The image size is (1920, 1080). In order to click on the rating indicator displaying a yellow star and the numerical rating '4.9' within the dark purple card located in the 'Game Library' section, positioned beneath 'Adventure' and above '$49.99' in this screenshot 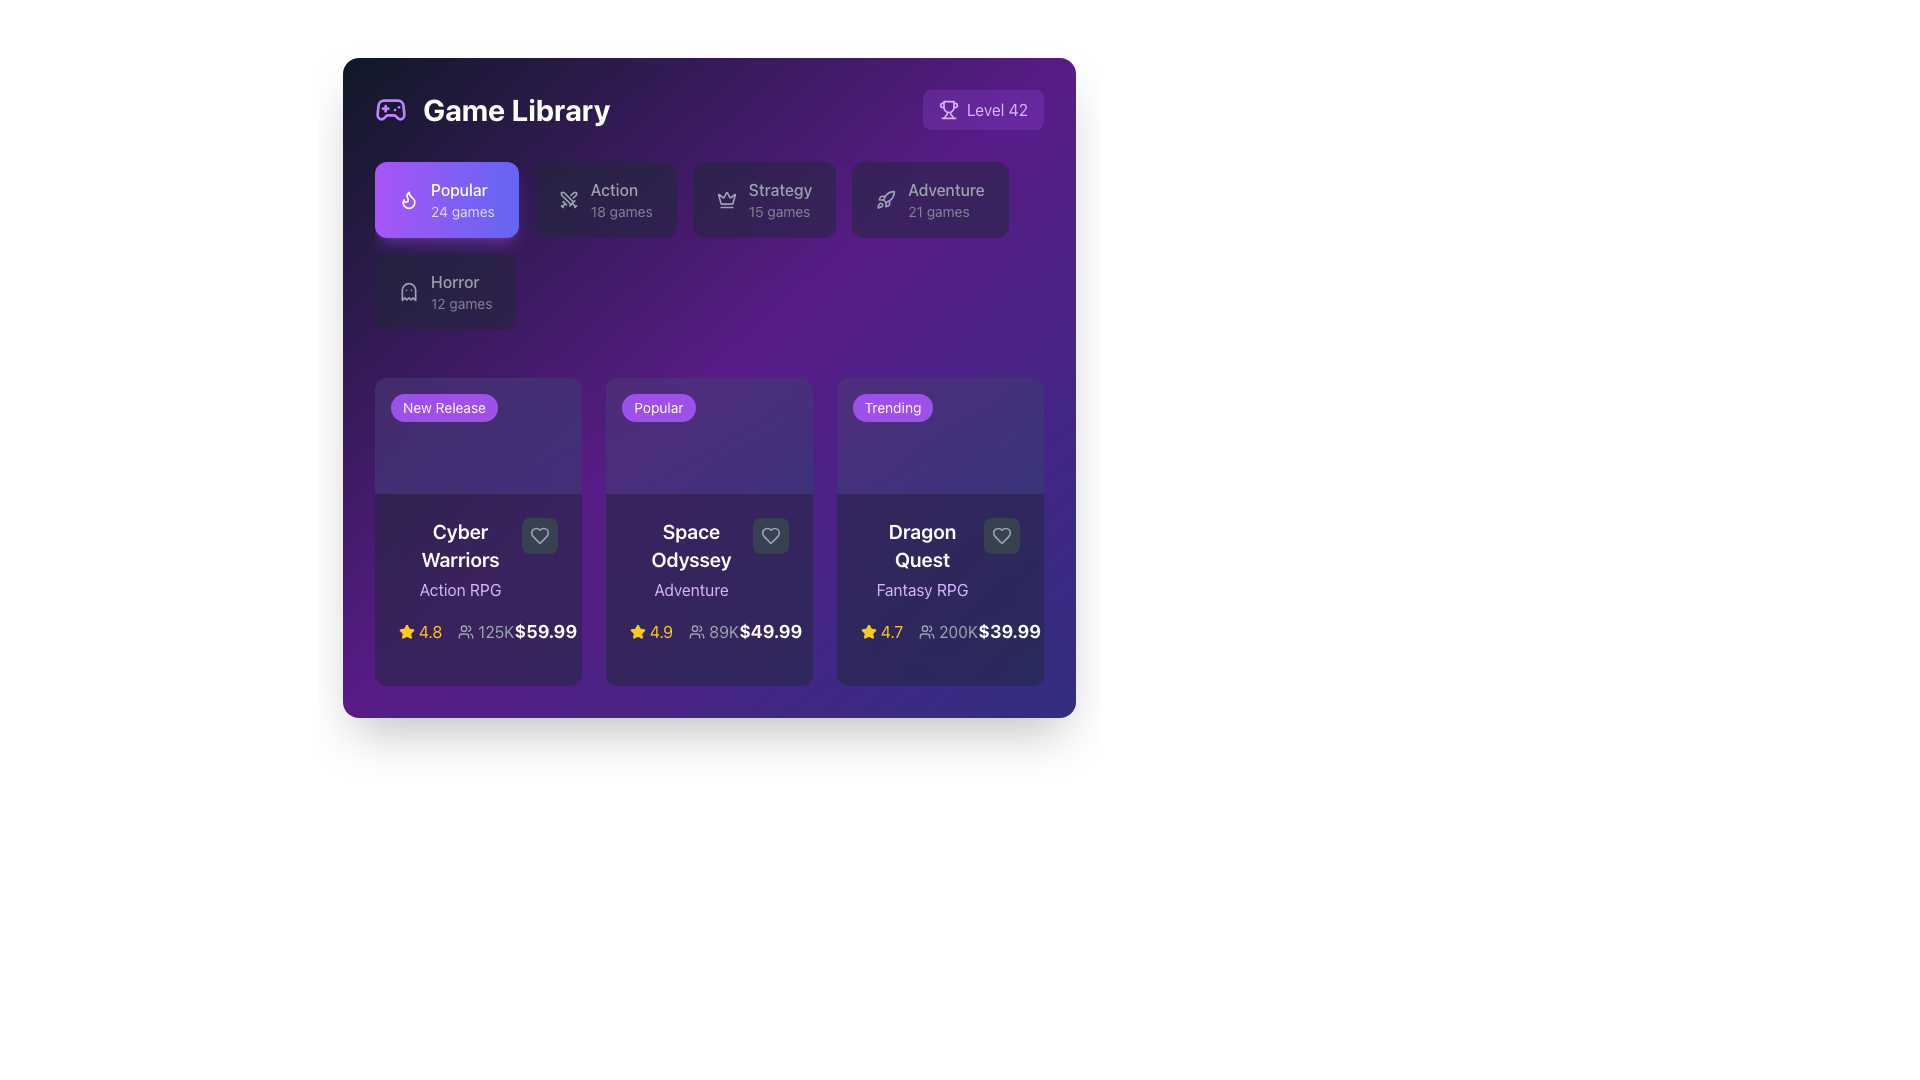, I will do `click(651, 632)`.